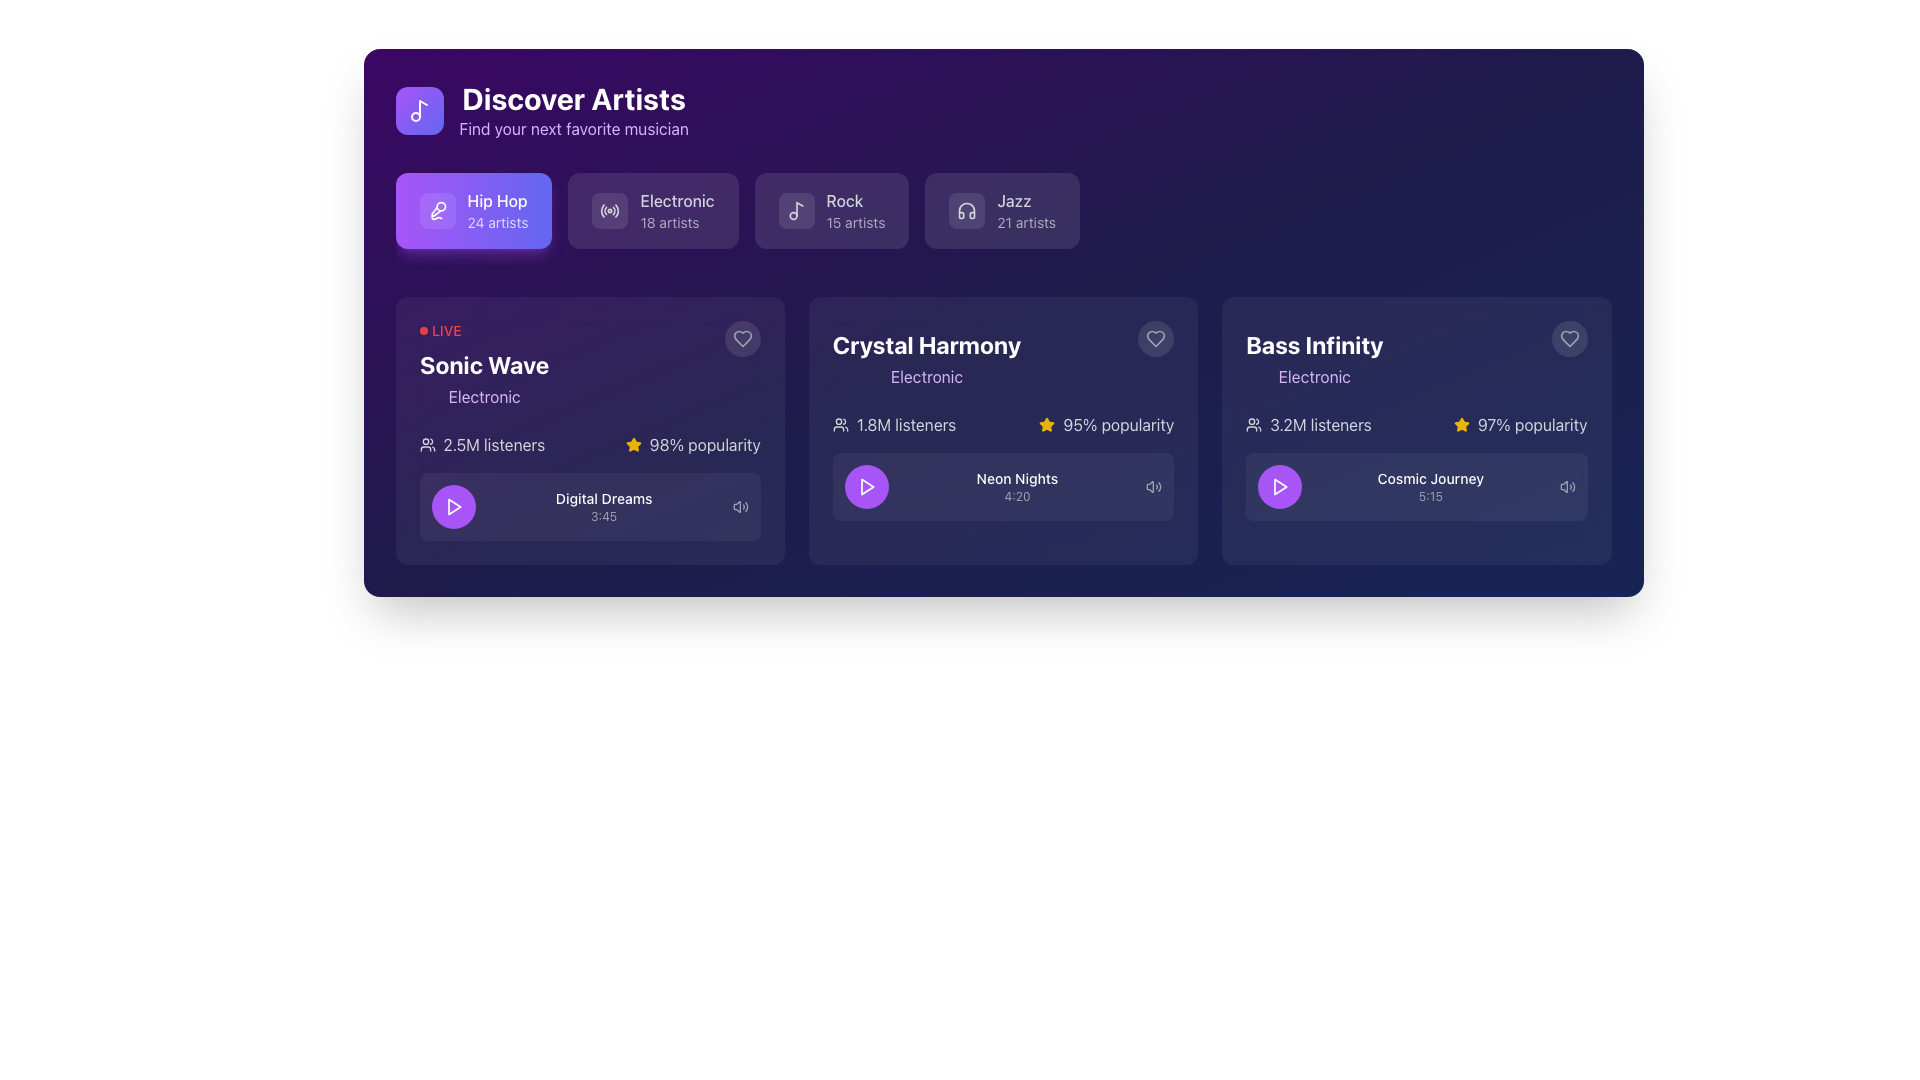 This screenshot has height=1080, width=1920. Describe the element at coordinates (589, 443) in the screenshot. I see `the information presented by the text and icon combination within the 'Sonic Wave' card, located directly beneath the 'Electronic' genre label` at that location.